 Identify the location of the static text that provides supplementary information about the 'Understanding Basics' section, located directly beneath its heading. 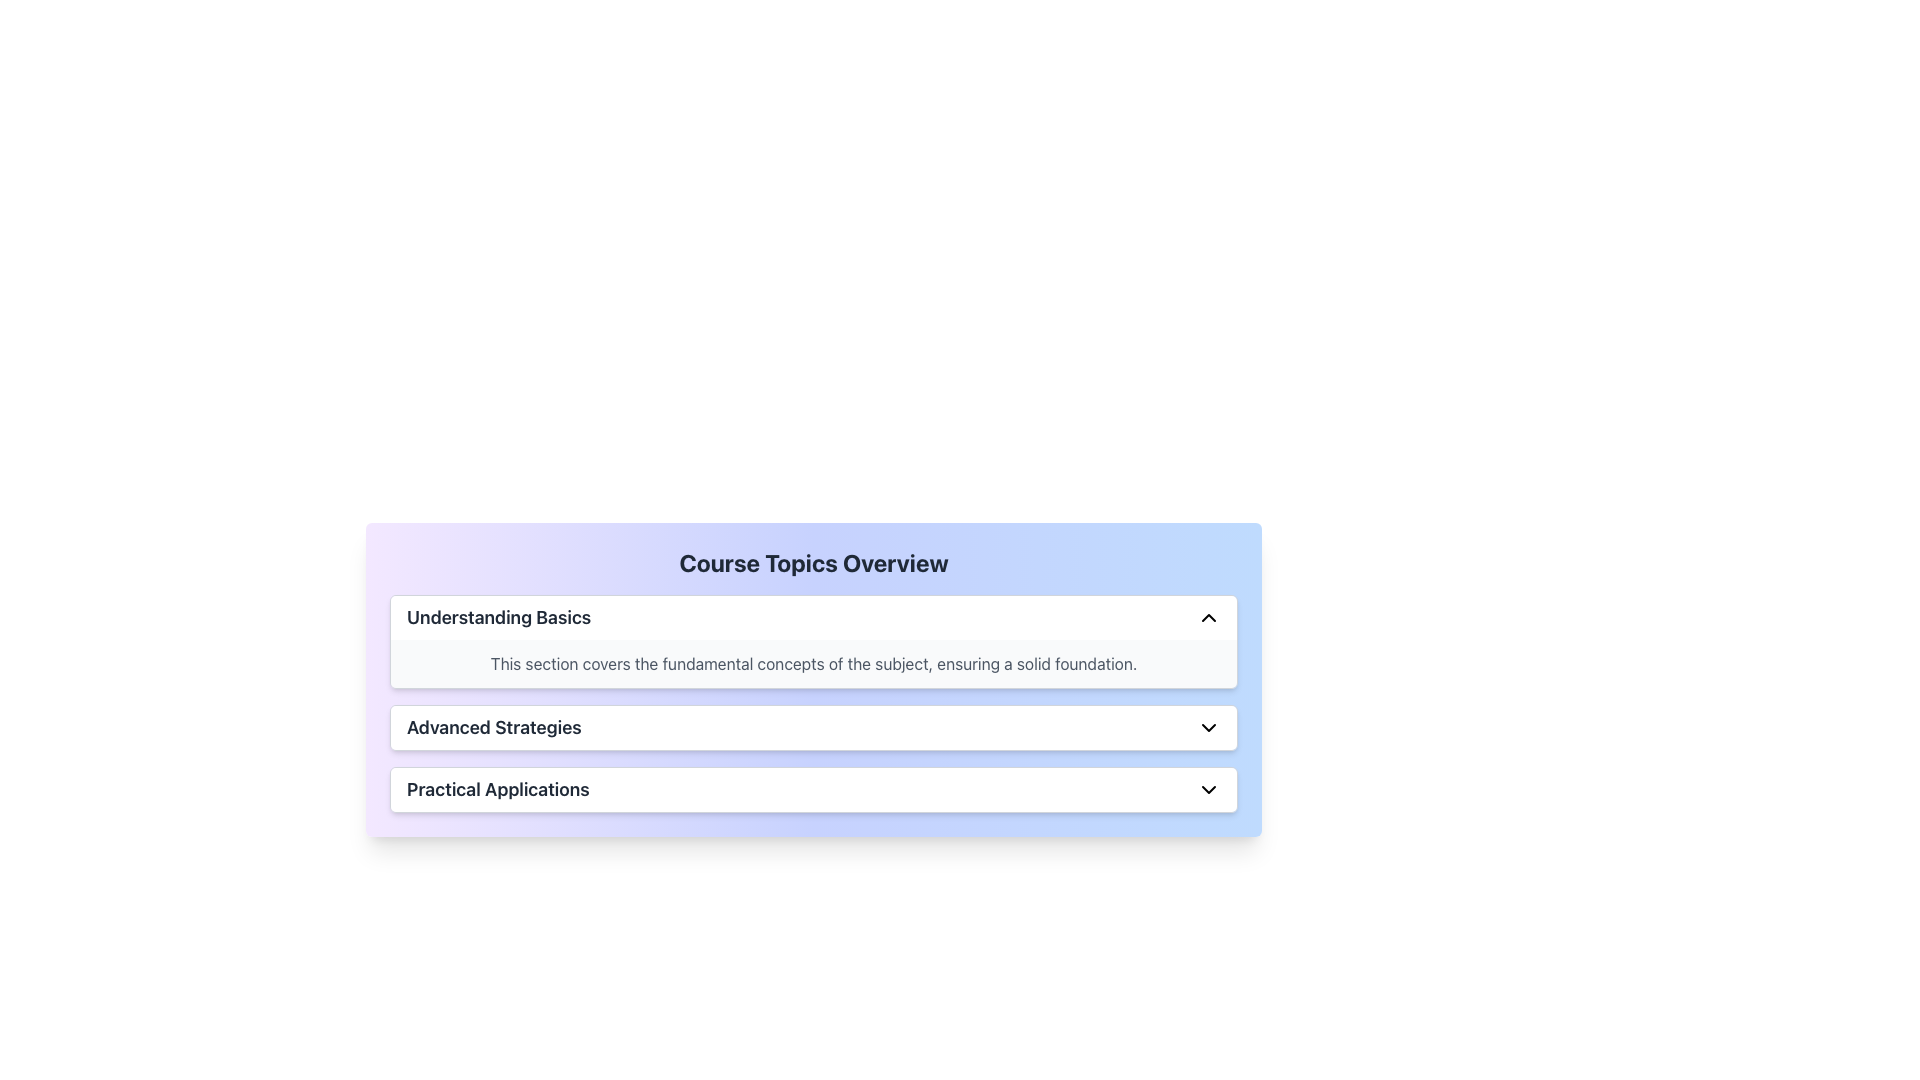
(814, 663).